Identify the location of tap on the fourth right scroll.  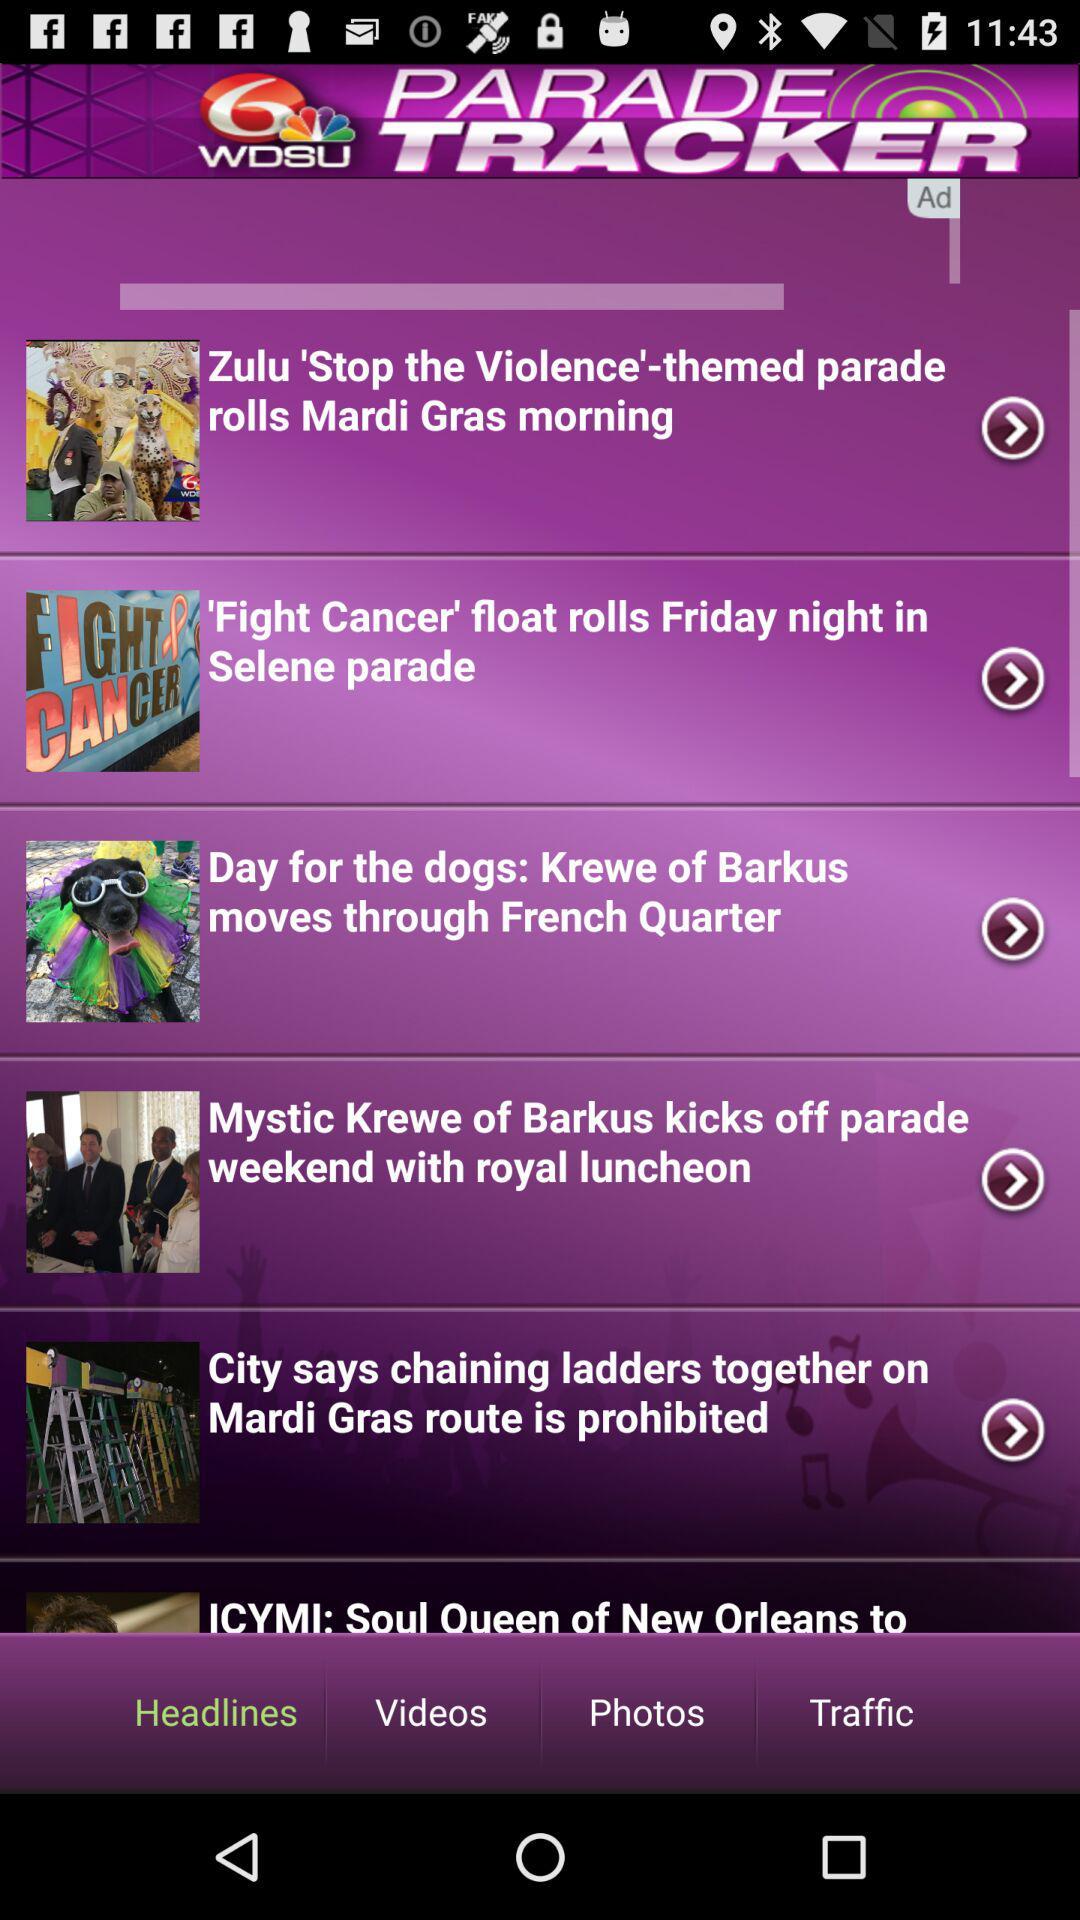
(1014, 1181).